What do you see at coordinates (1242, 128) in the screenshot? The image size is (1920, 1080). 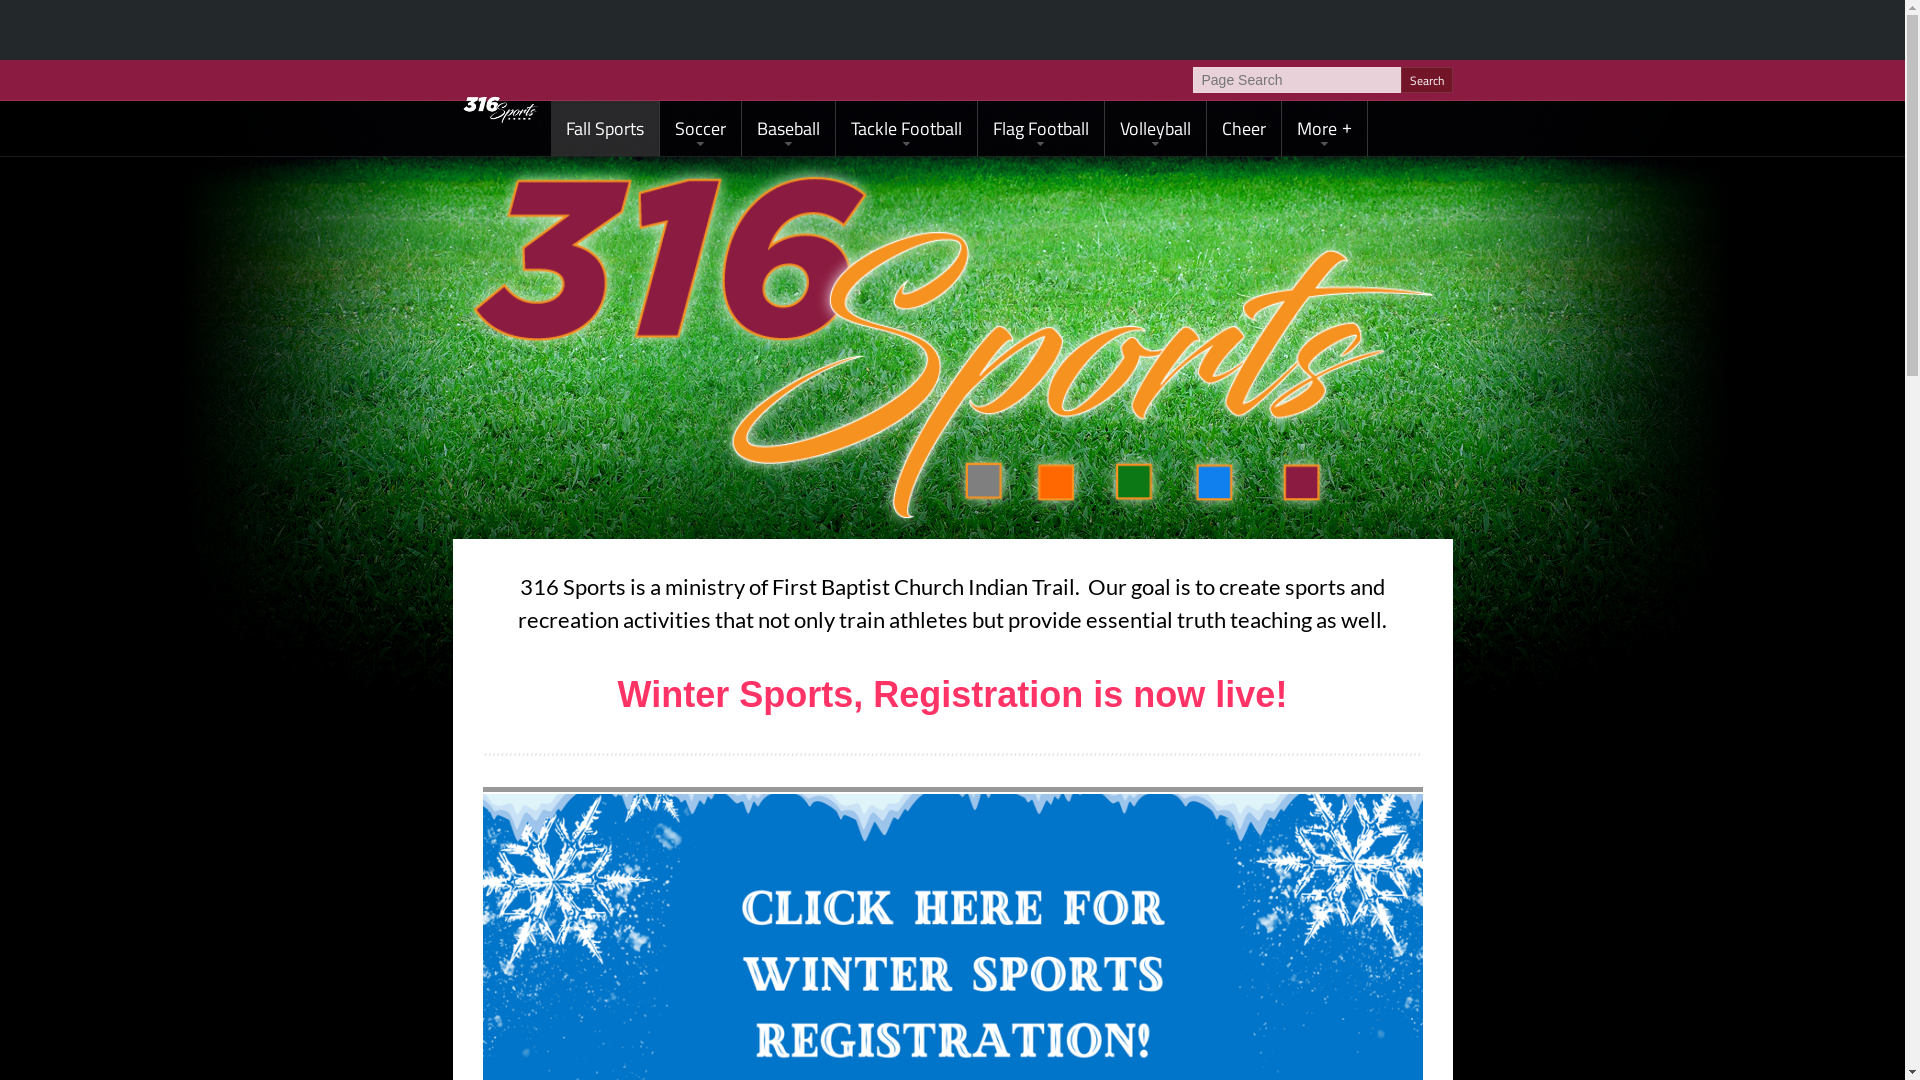 I see `'Cheer'` at bounding box center [1242, 128].